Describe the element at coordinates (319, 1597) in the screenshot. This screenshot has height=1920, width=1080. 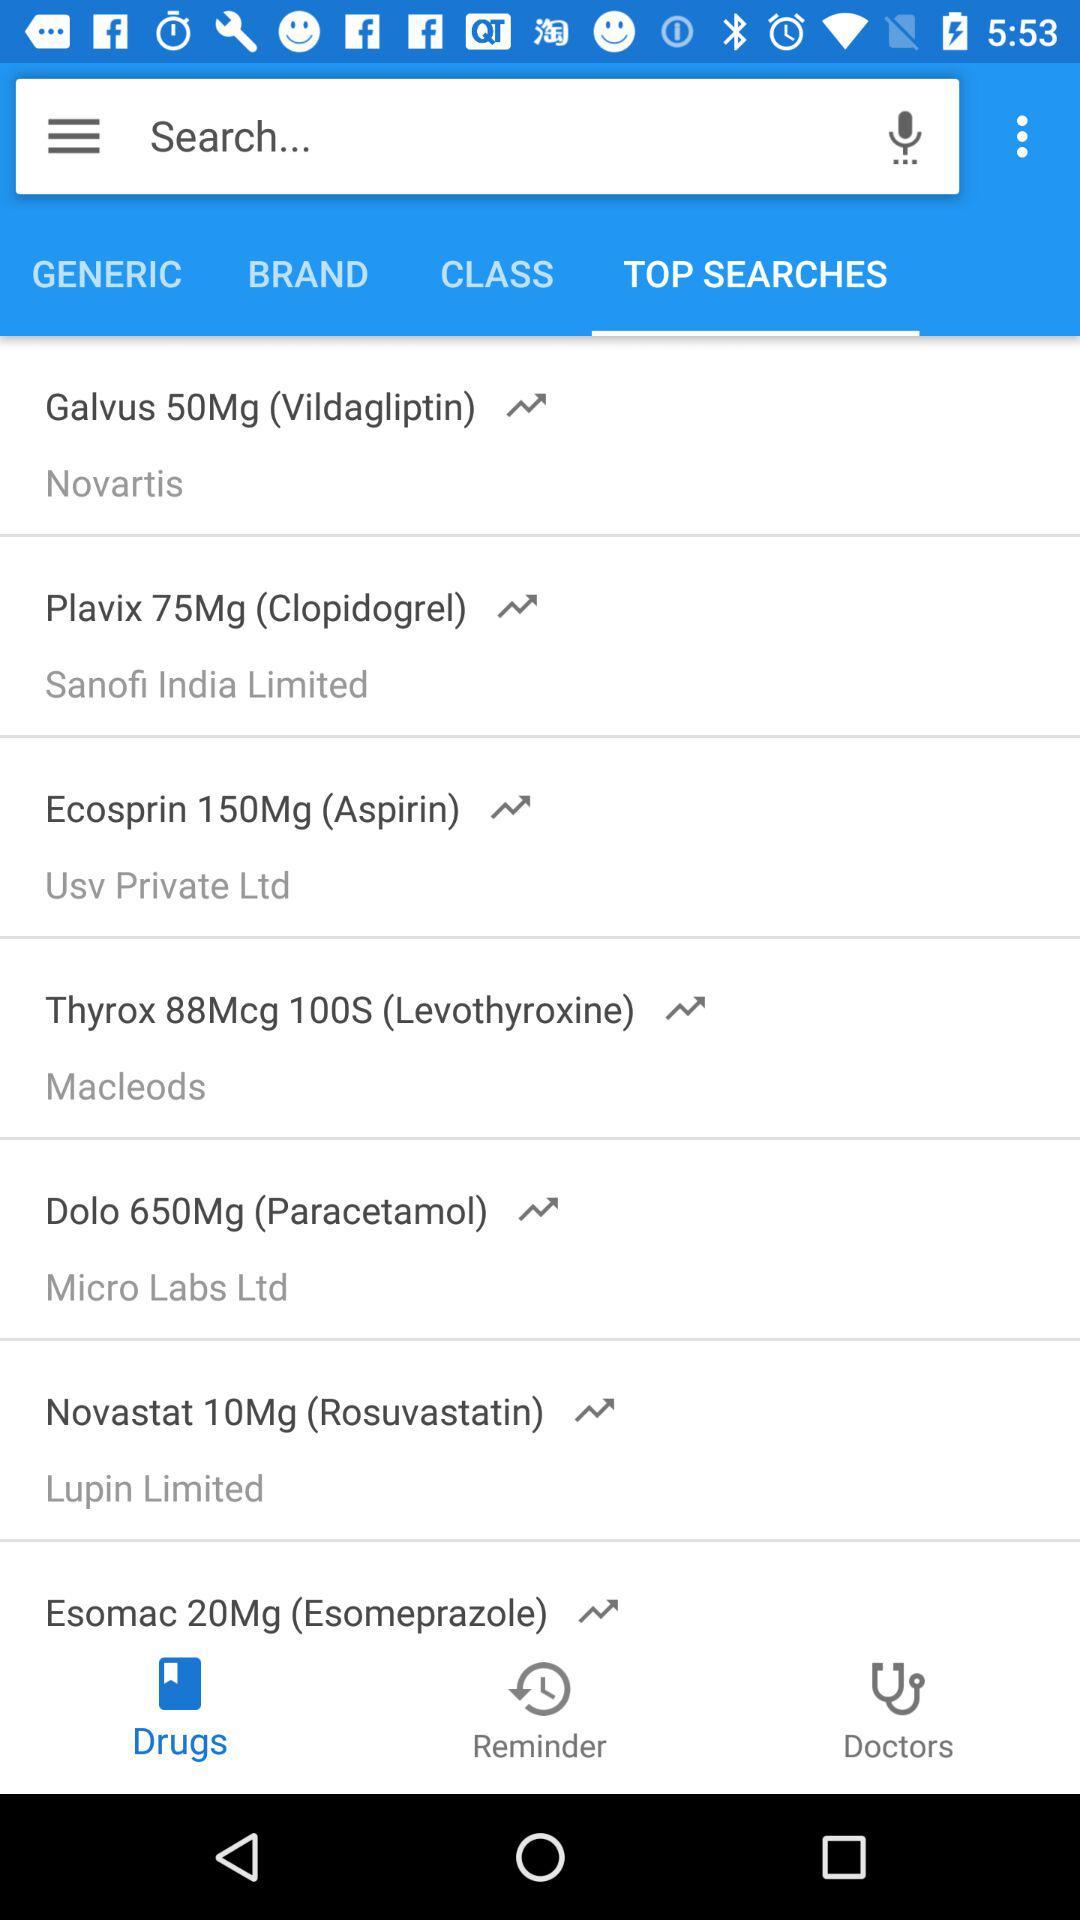
I see `the esomac 20mg (esomeprazole) icon` at that location.